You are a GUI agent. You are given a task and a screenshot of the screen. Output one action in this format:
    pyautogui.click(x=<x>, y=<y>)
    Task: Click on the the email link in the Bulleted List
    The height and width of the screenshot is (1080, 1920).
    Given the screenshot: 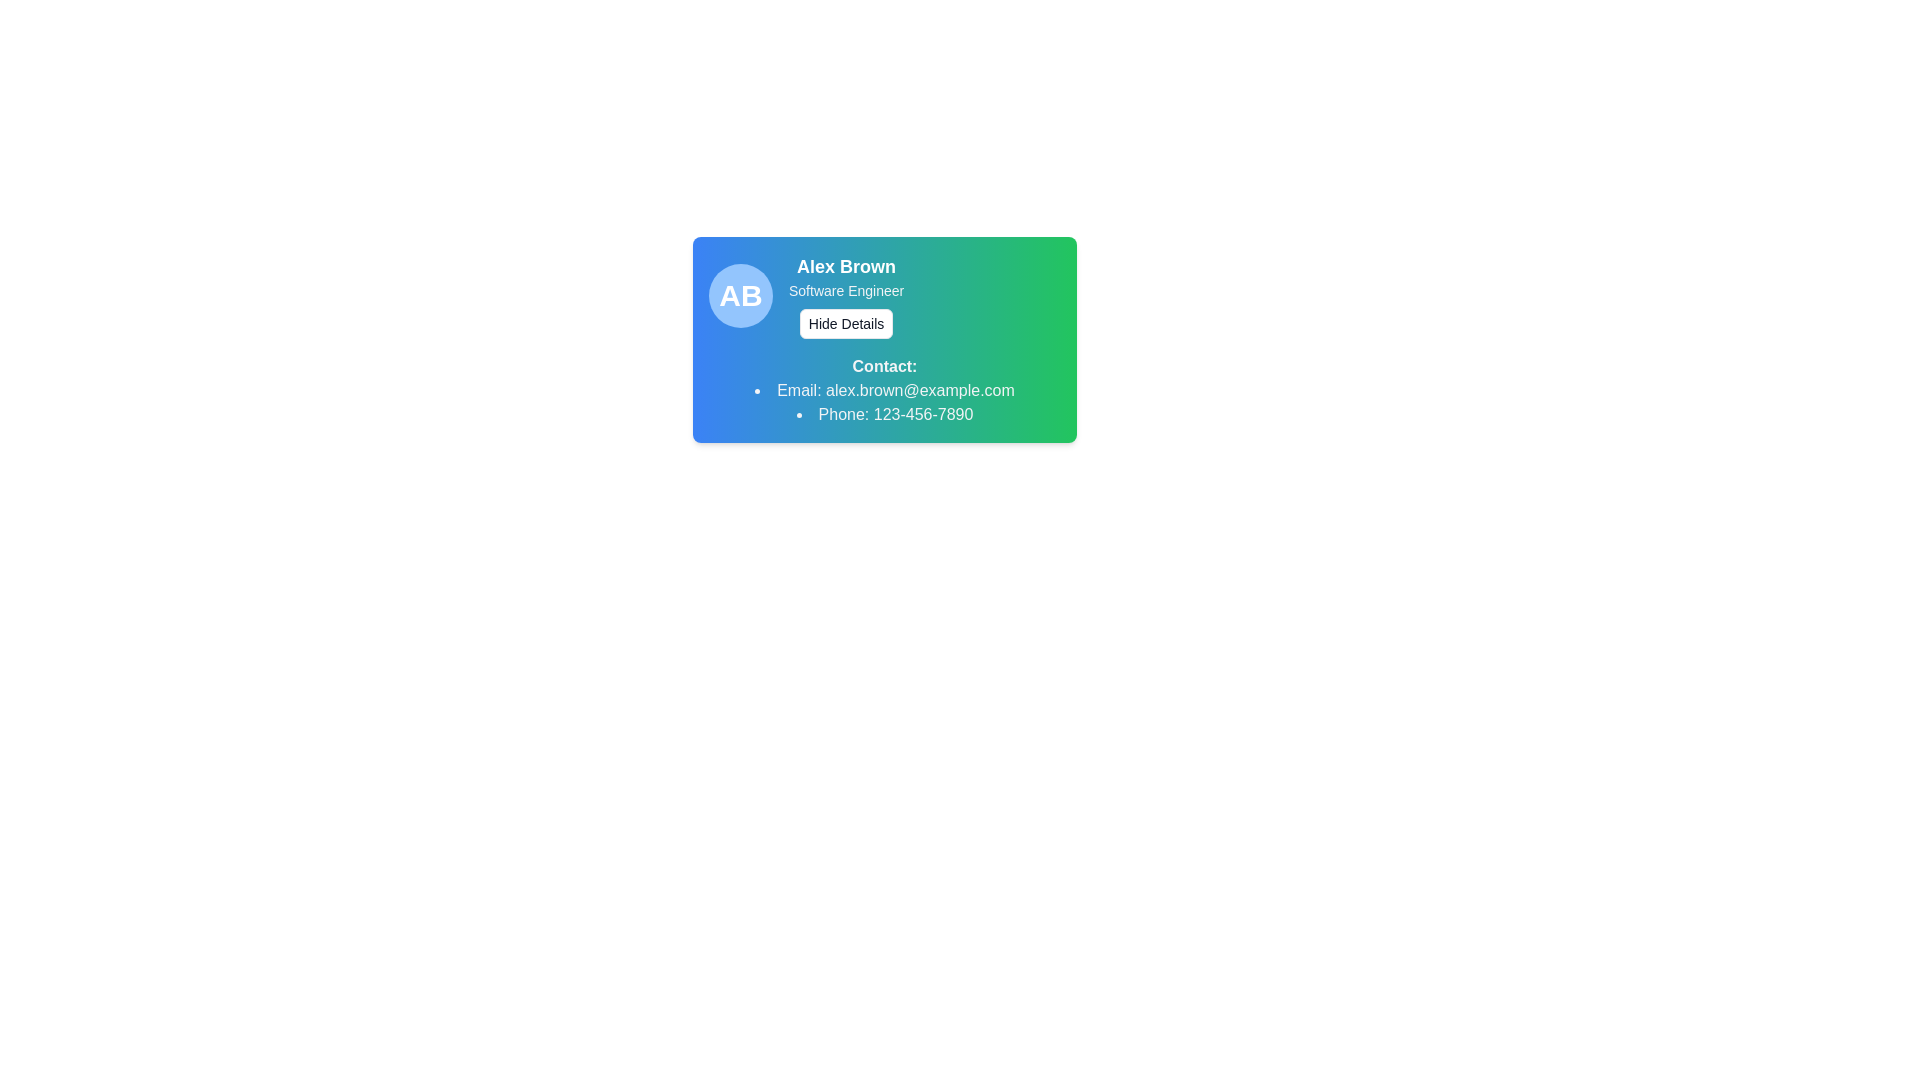 What is the action you would take?
    pyautogui.click(x=883, y=402)
    